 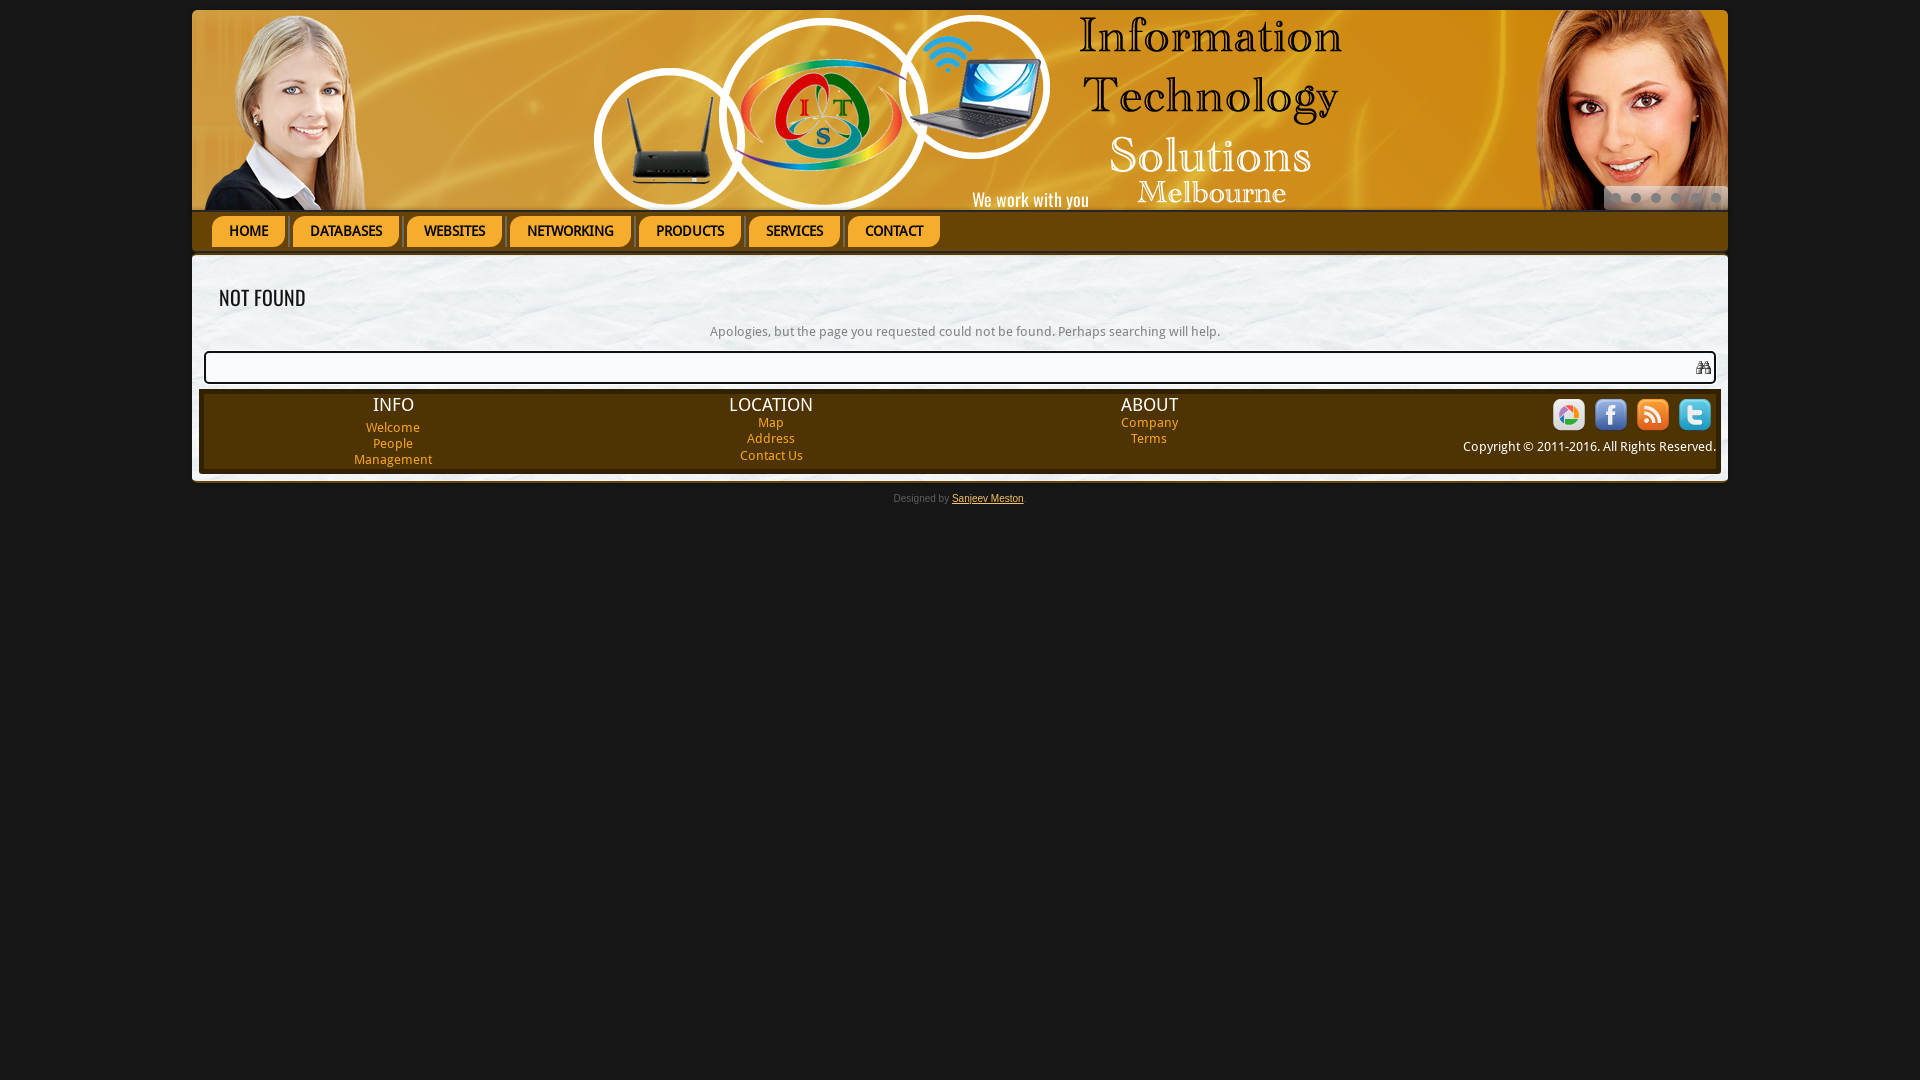 What do you see at coordinates (848, 230) in the screenshot?
I see `'CONTACT'` at bounding box center [848, 230].